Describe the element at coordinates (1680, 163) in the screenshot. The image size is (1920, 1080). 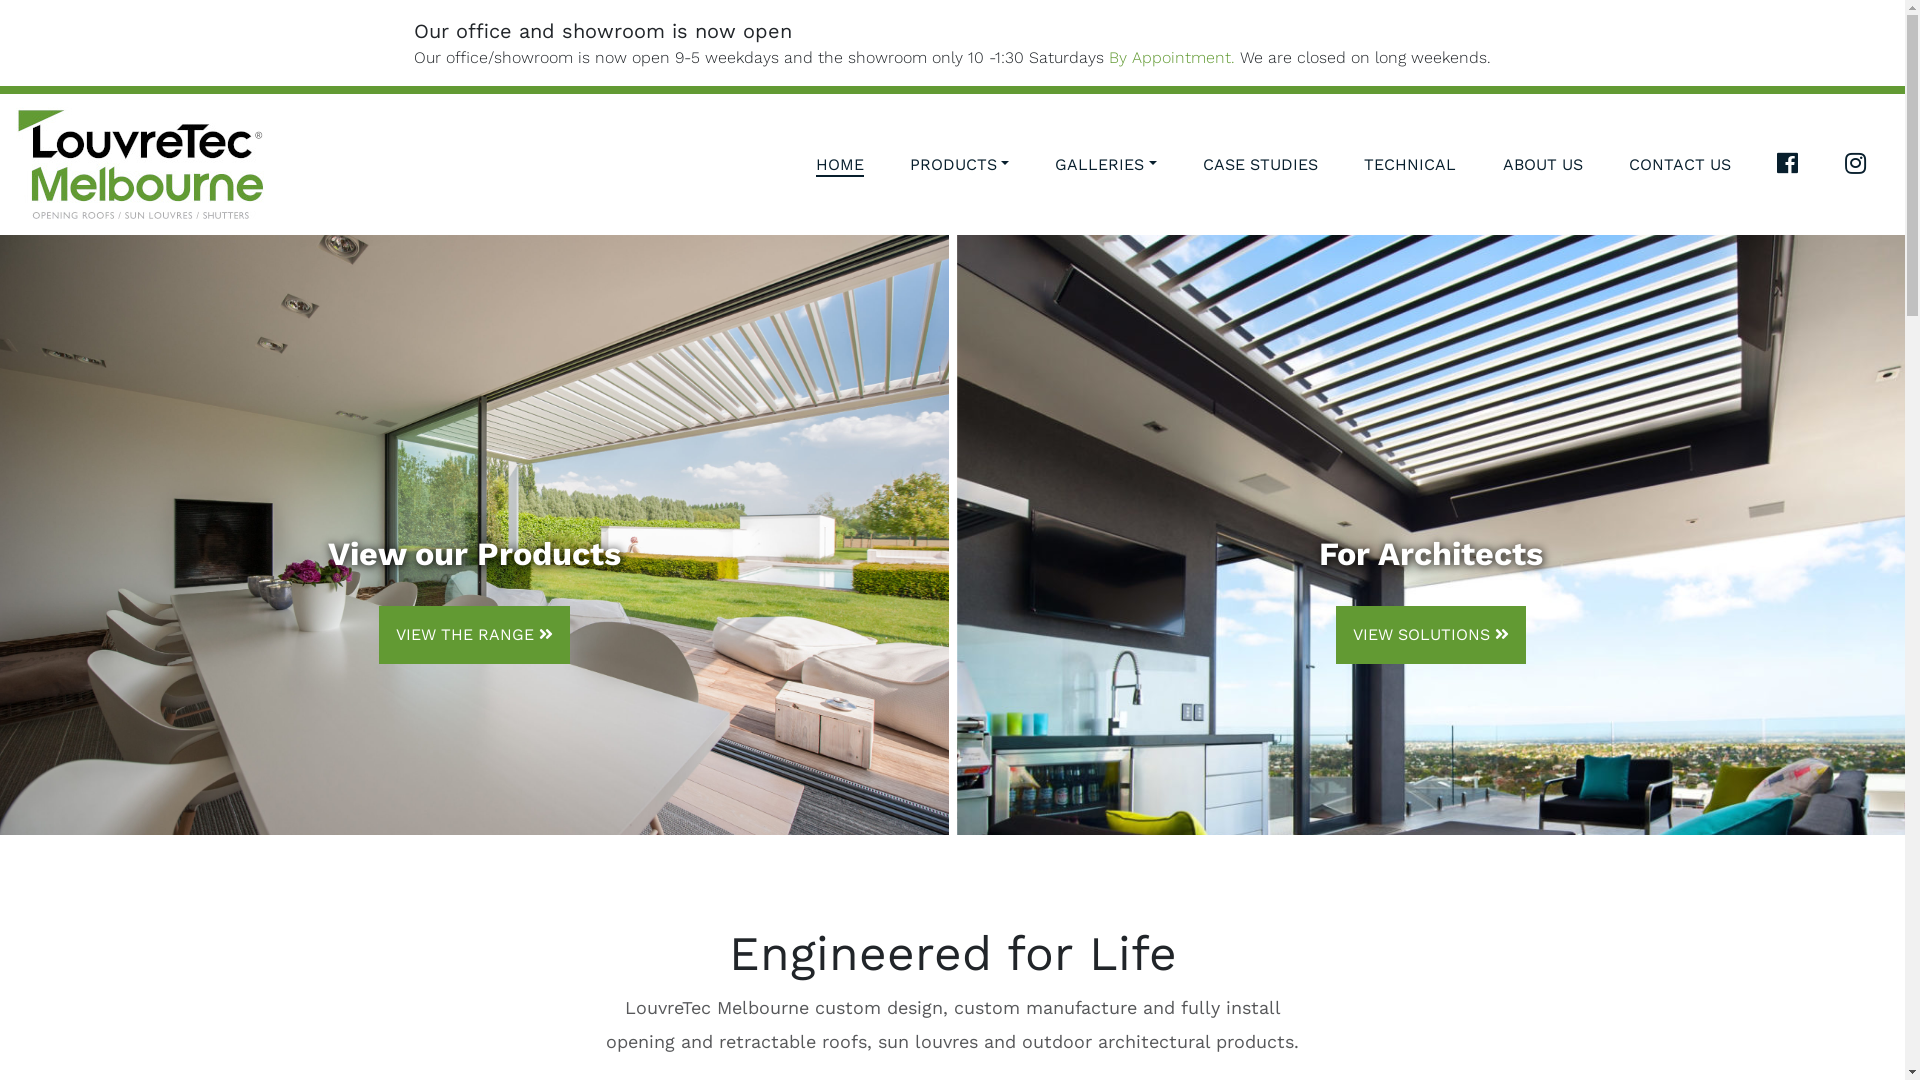
I see `'CONTACT US'` at that location.